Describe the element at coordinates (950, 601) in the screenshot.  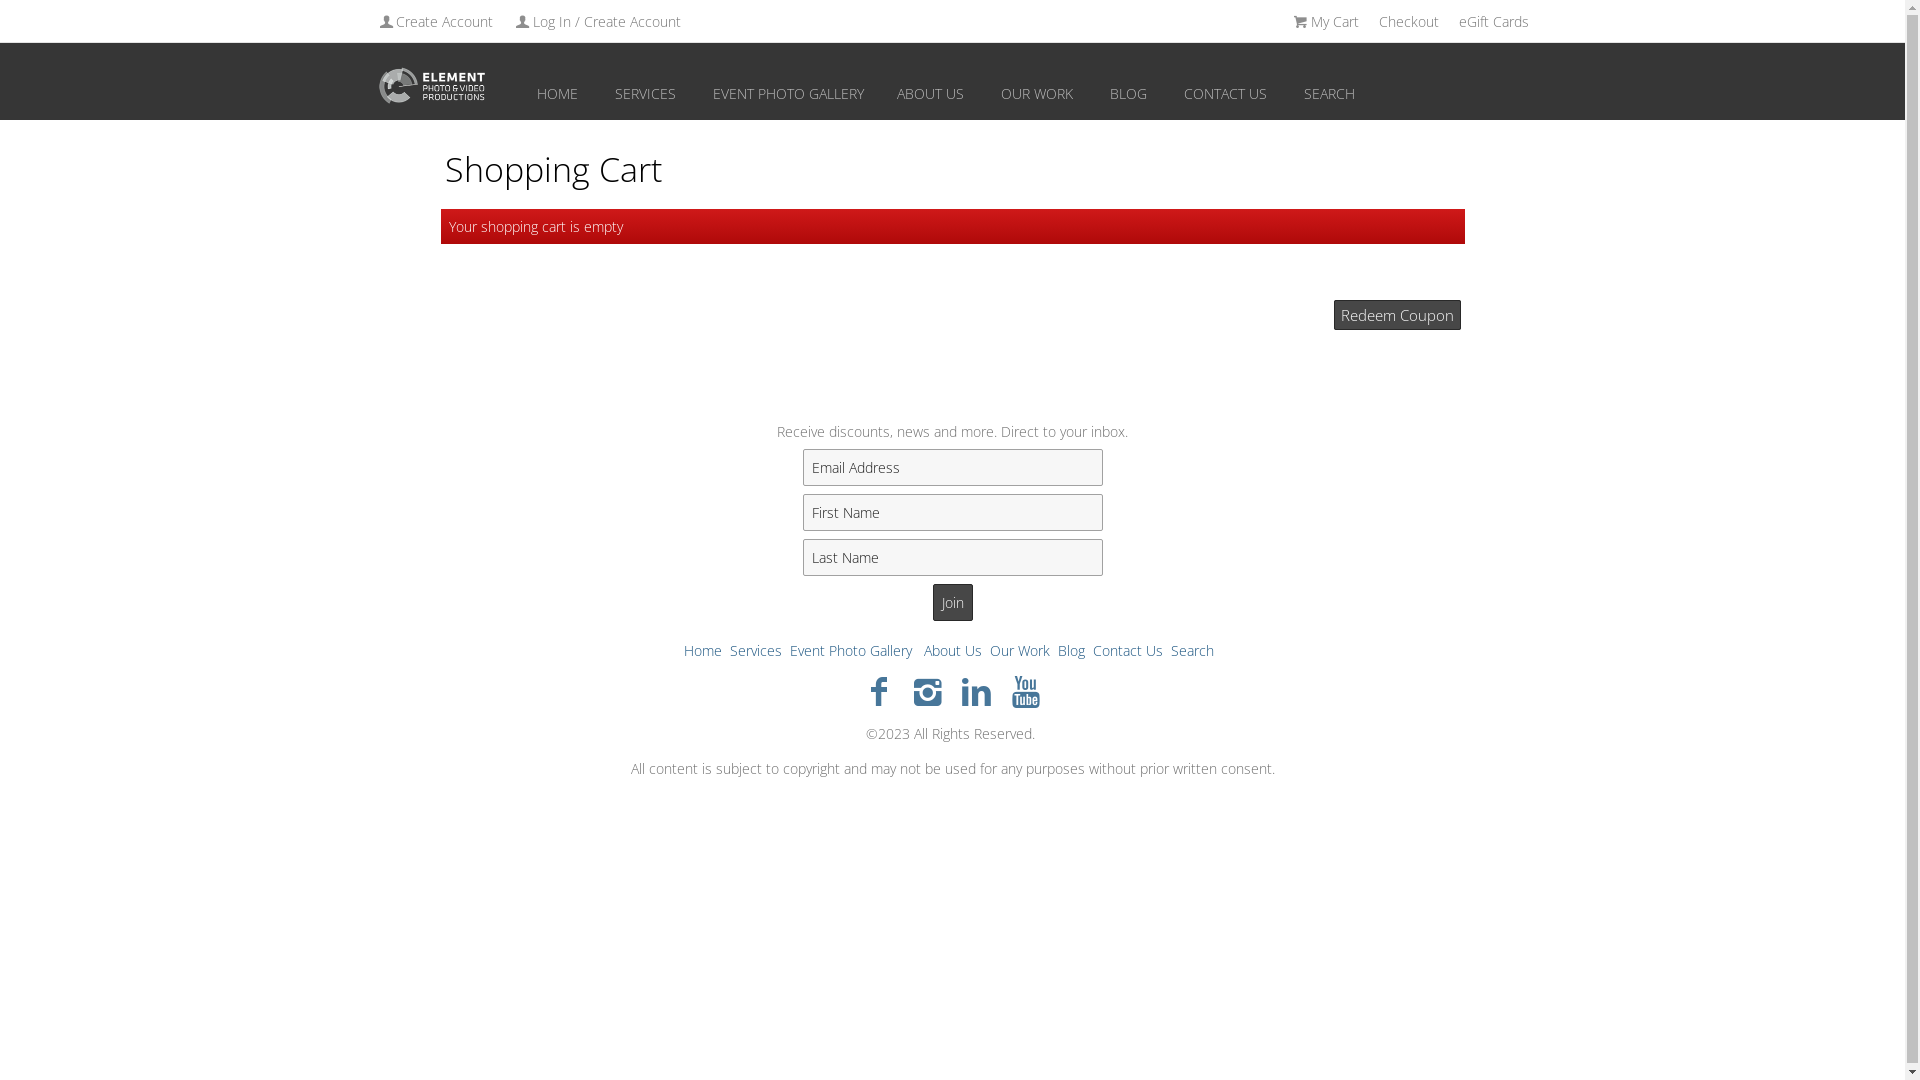
I see `'Join'` at that location.